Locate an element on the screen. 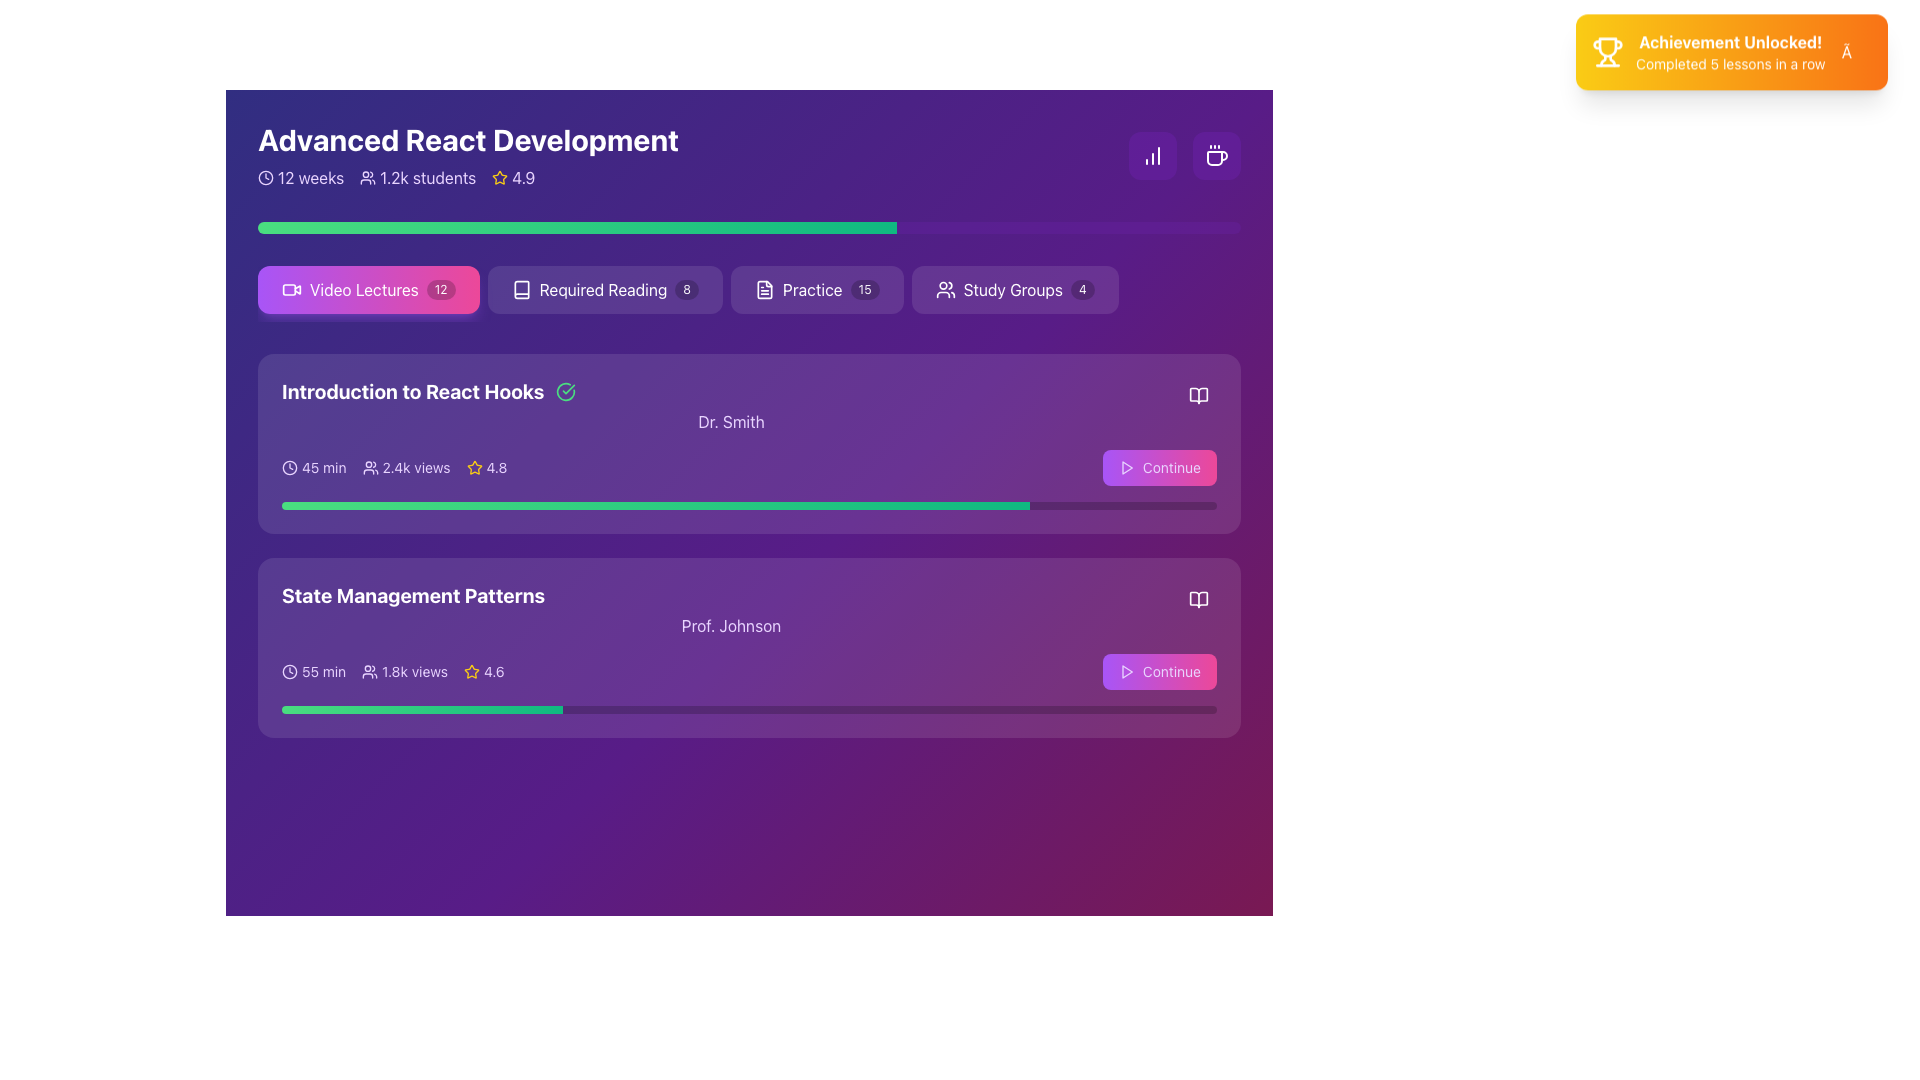 Image resolution: width=1920 pixels, height=1080 pixels. the achievement icon located in the top-right corner of the notification that indicates 'Achievement Unlocked! Completed 5 lessons in a row.' is located at coordinates (1608, 54).